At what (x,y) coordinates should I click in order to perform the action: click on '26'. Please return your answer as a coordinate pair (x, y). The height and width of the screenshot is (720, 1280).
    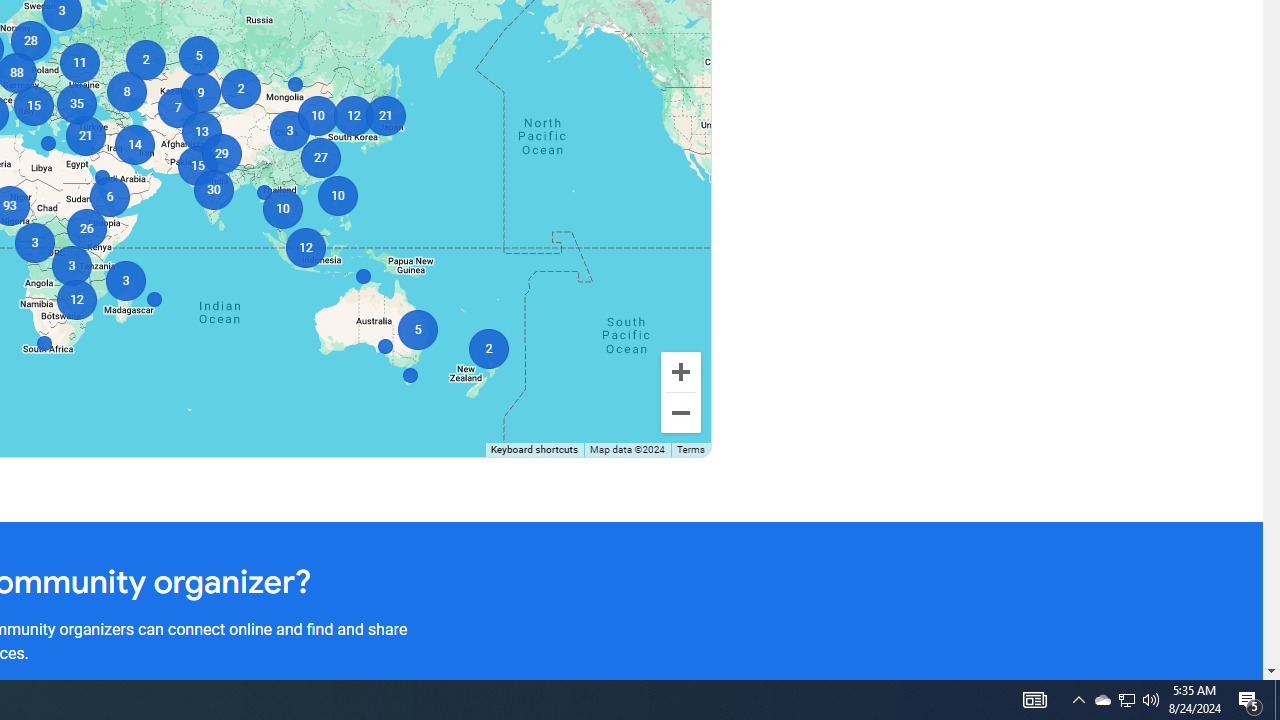
    Looking at the image, I should click on (86, 227).